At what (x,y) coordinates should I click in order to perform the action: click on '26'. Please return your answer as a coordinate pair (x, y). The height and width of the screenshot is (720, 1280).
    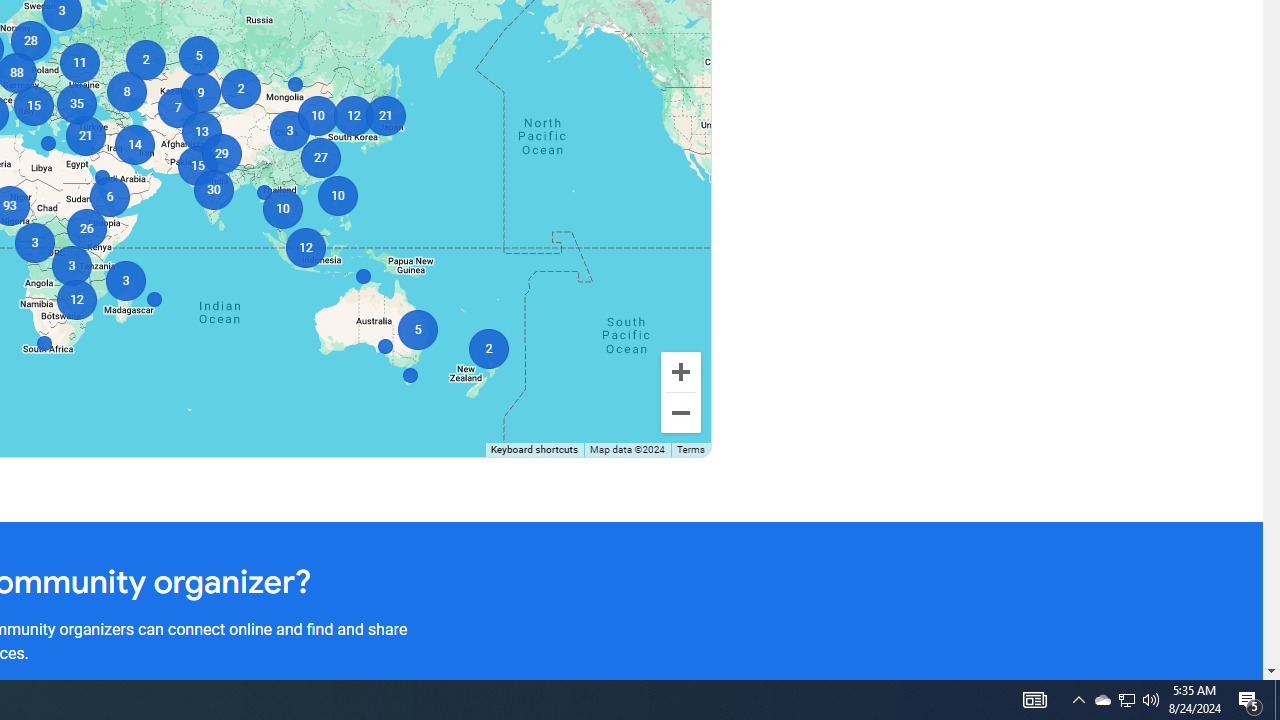
    Looking at the image, I should click on (86, 227).